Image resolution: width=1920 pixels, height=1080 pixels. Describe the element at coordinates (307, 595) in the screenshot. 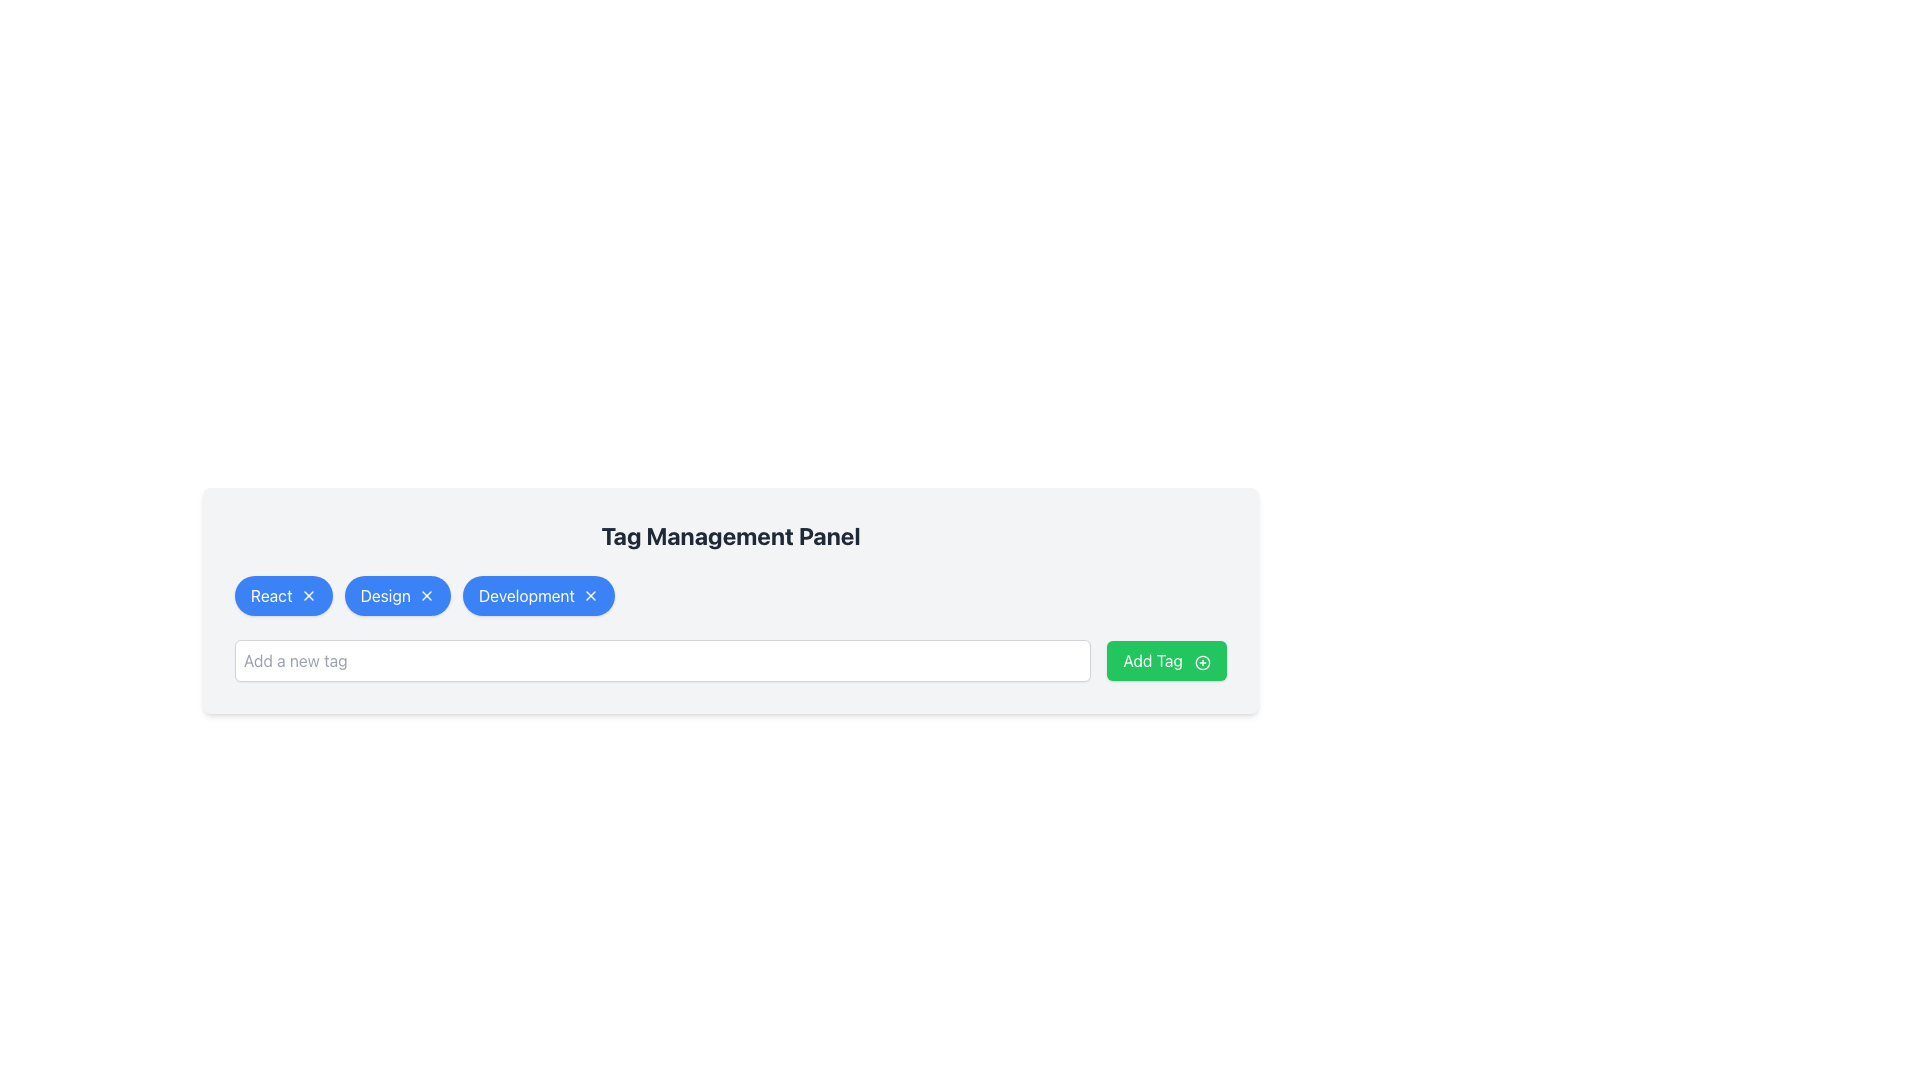

I see `the delete button associated with the 'React' tag` at that location.